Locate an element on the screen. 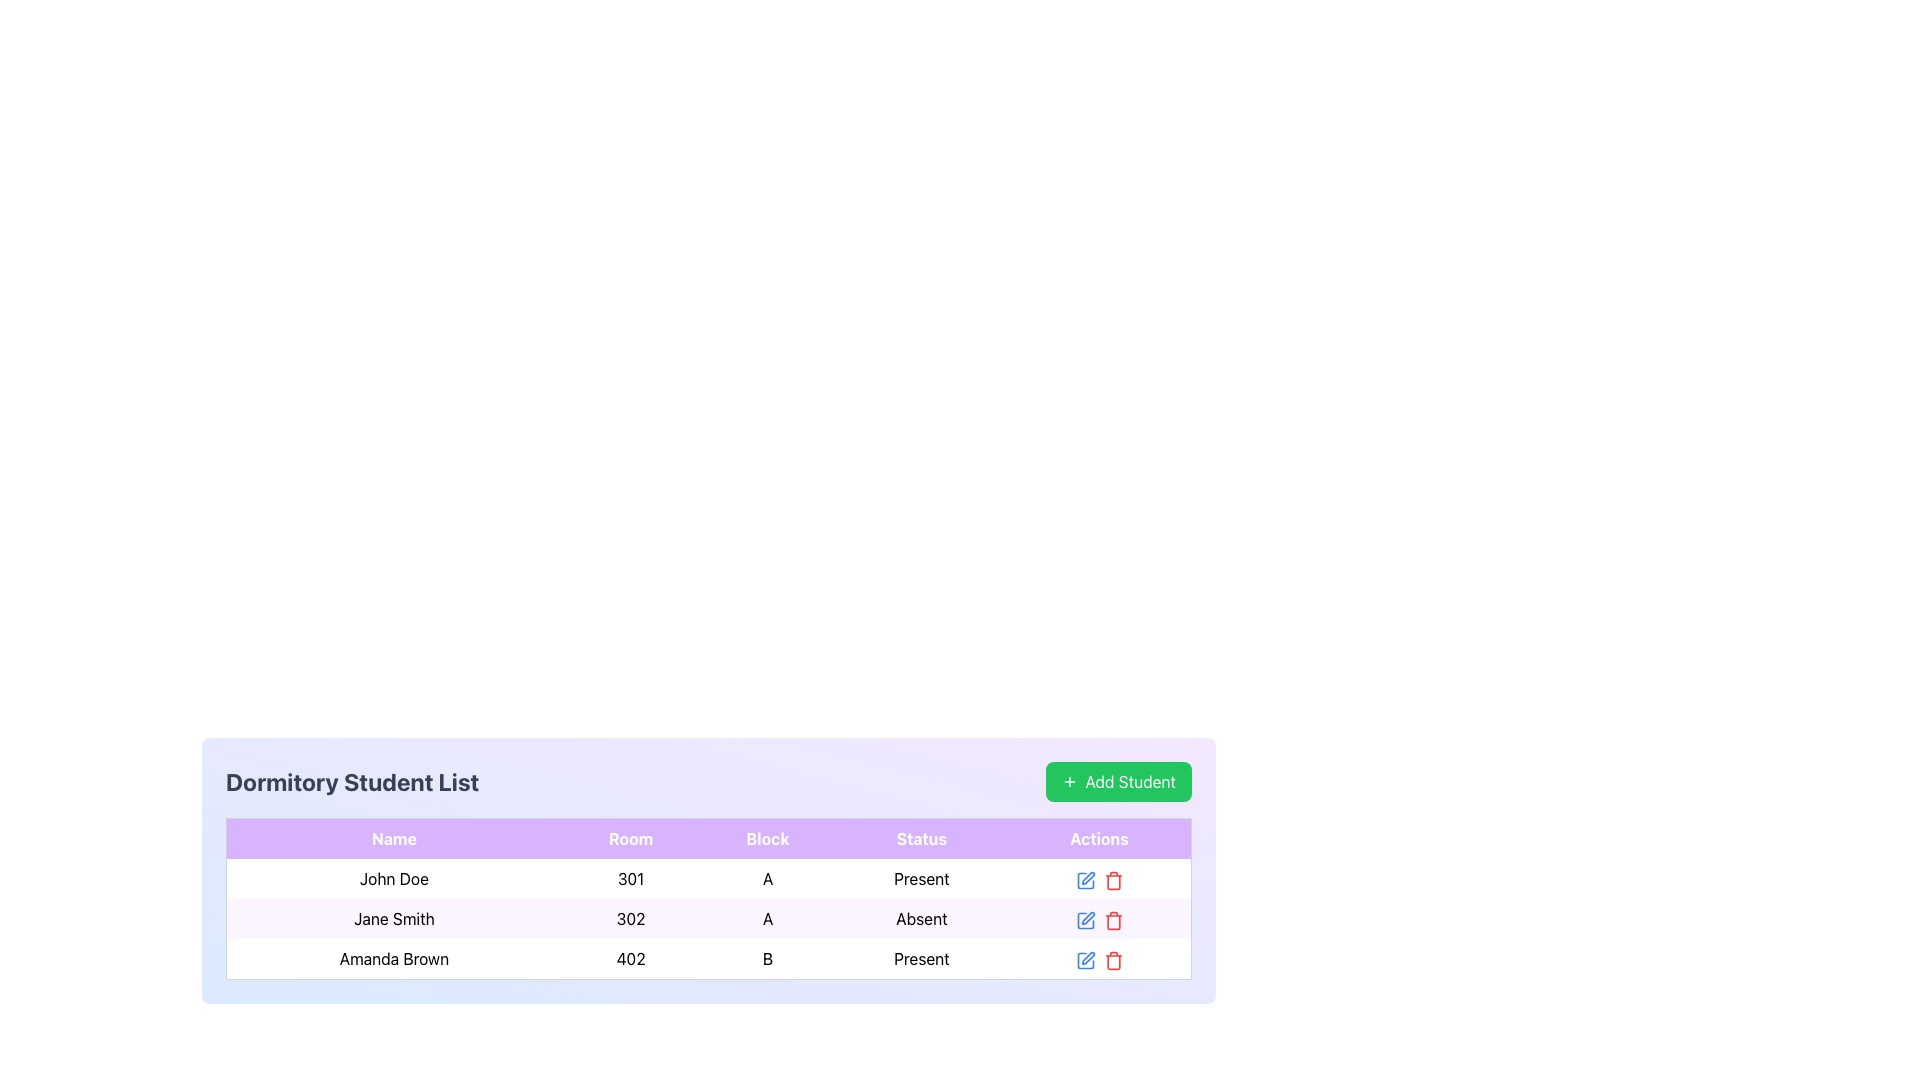  displayed text 'John Doe' from the first row under the 'Name' column in the table is located at coordinates (394, 878).